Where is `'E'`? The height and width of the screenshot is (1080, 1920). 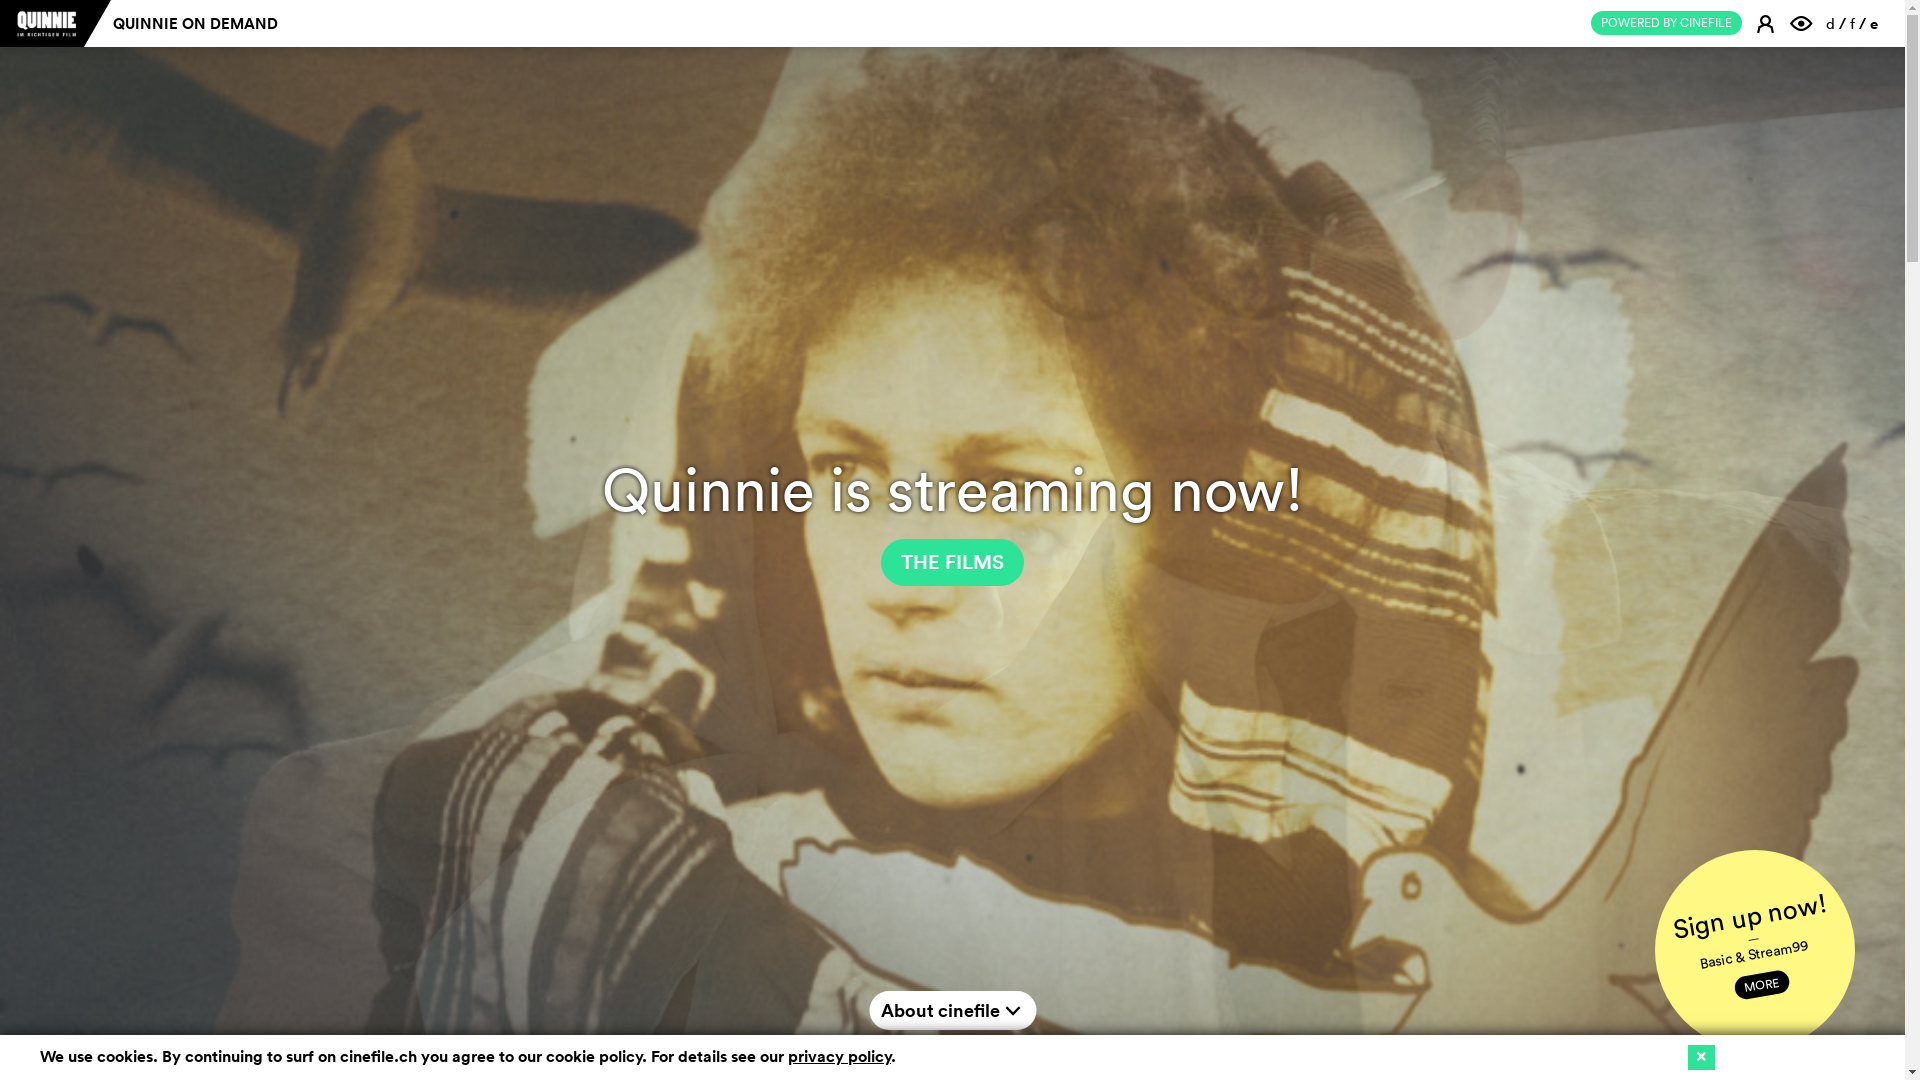 'E' is located at coordinates (1767, 22).